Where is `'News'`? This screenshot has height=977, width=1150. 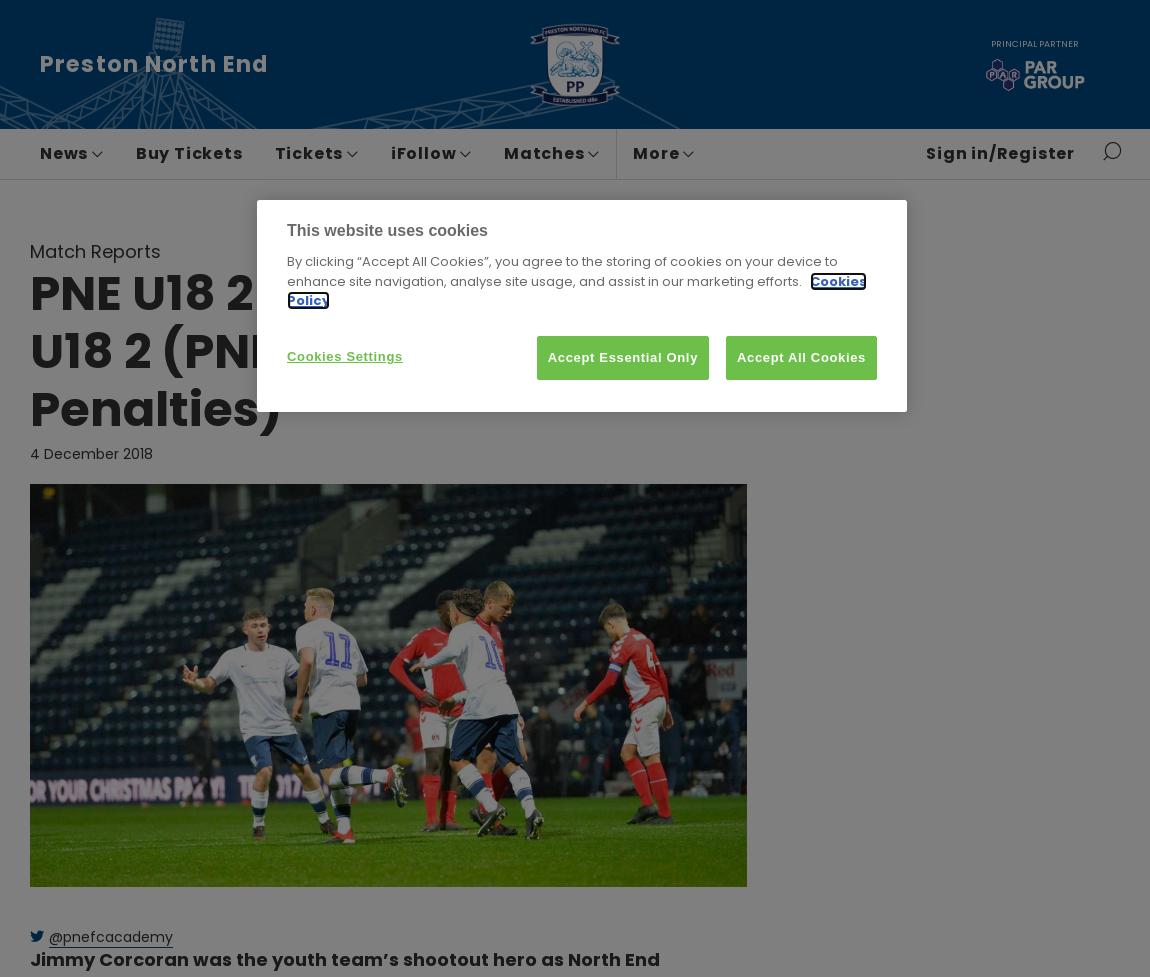
'News' is located at coordinates (65, 153).